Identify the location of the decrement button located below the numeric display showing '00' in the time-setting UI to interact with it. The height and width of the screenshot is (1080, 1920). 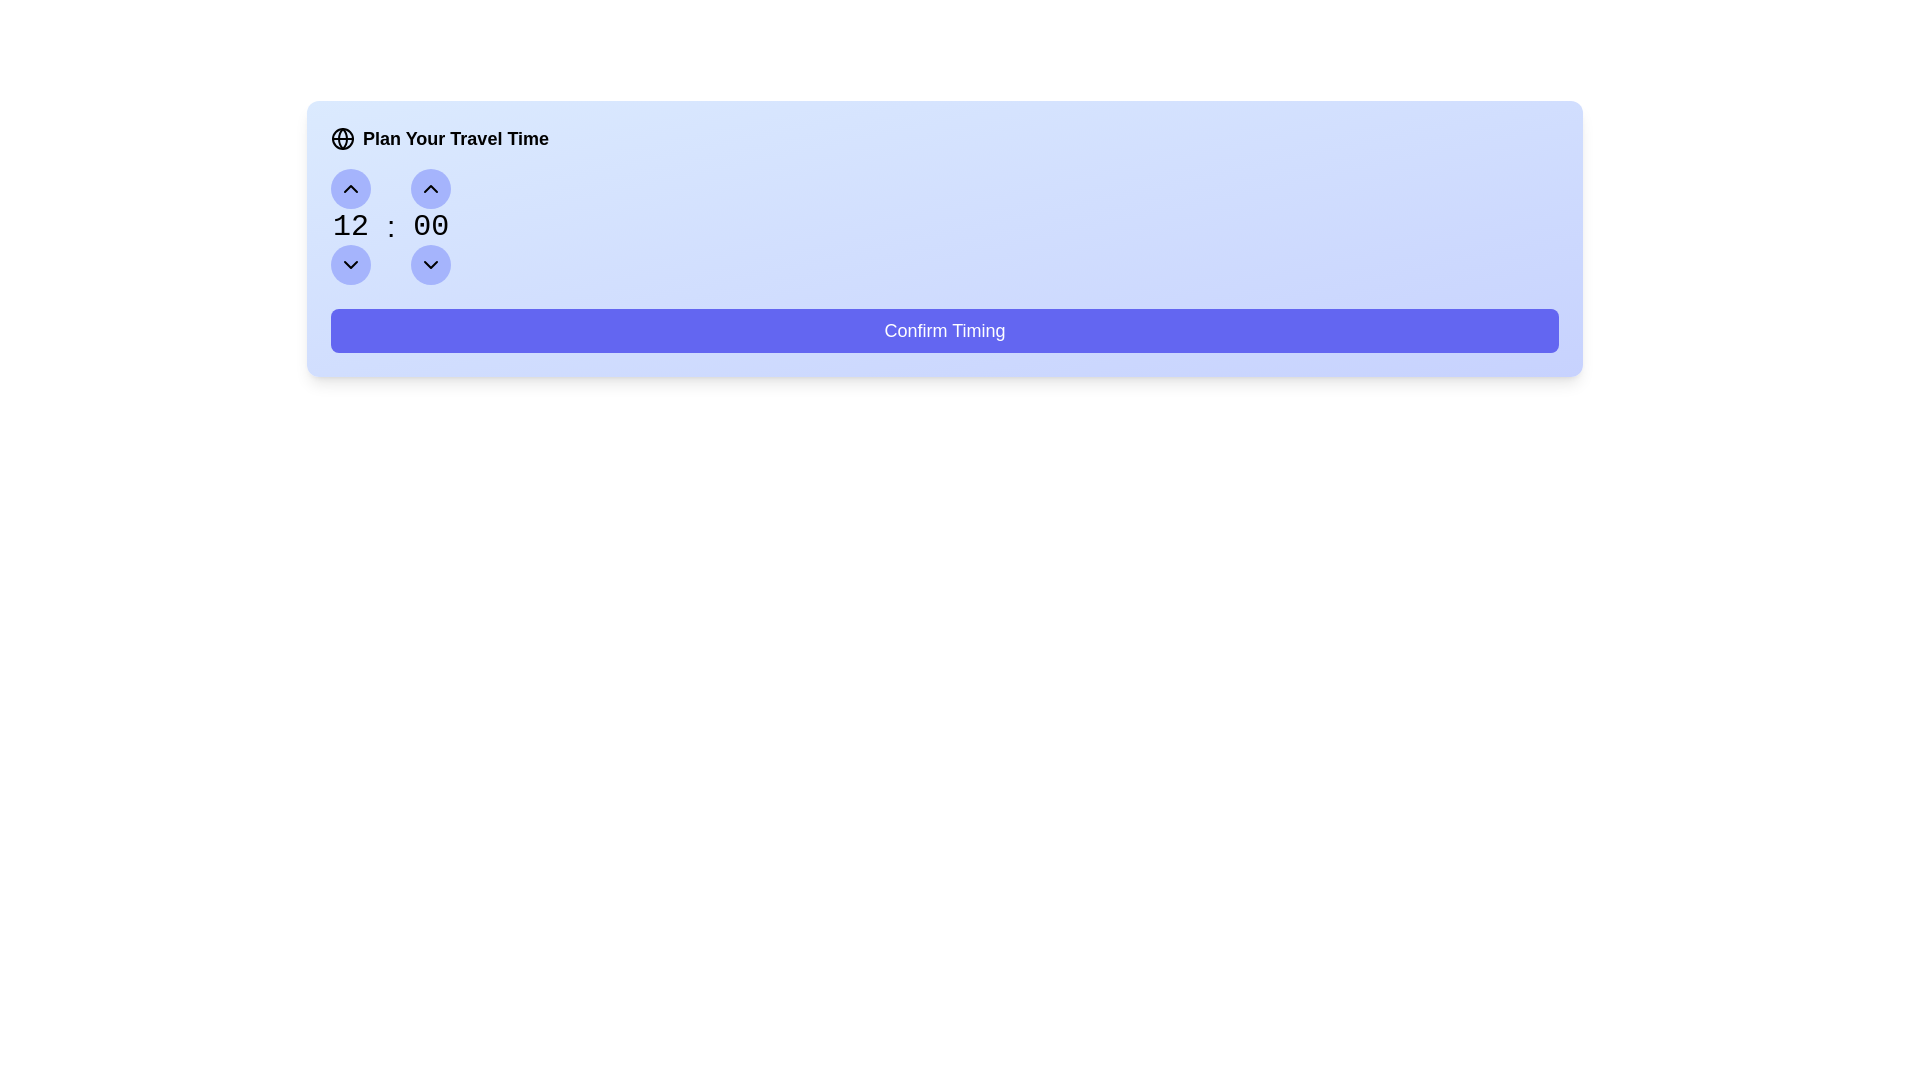
(430, 264).